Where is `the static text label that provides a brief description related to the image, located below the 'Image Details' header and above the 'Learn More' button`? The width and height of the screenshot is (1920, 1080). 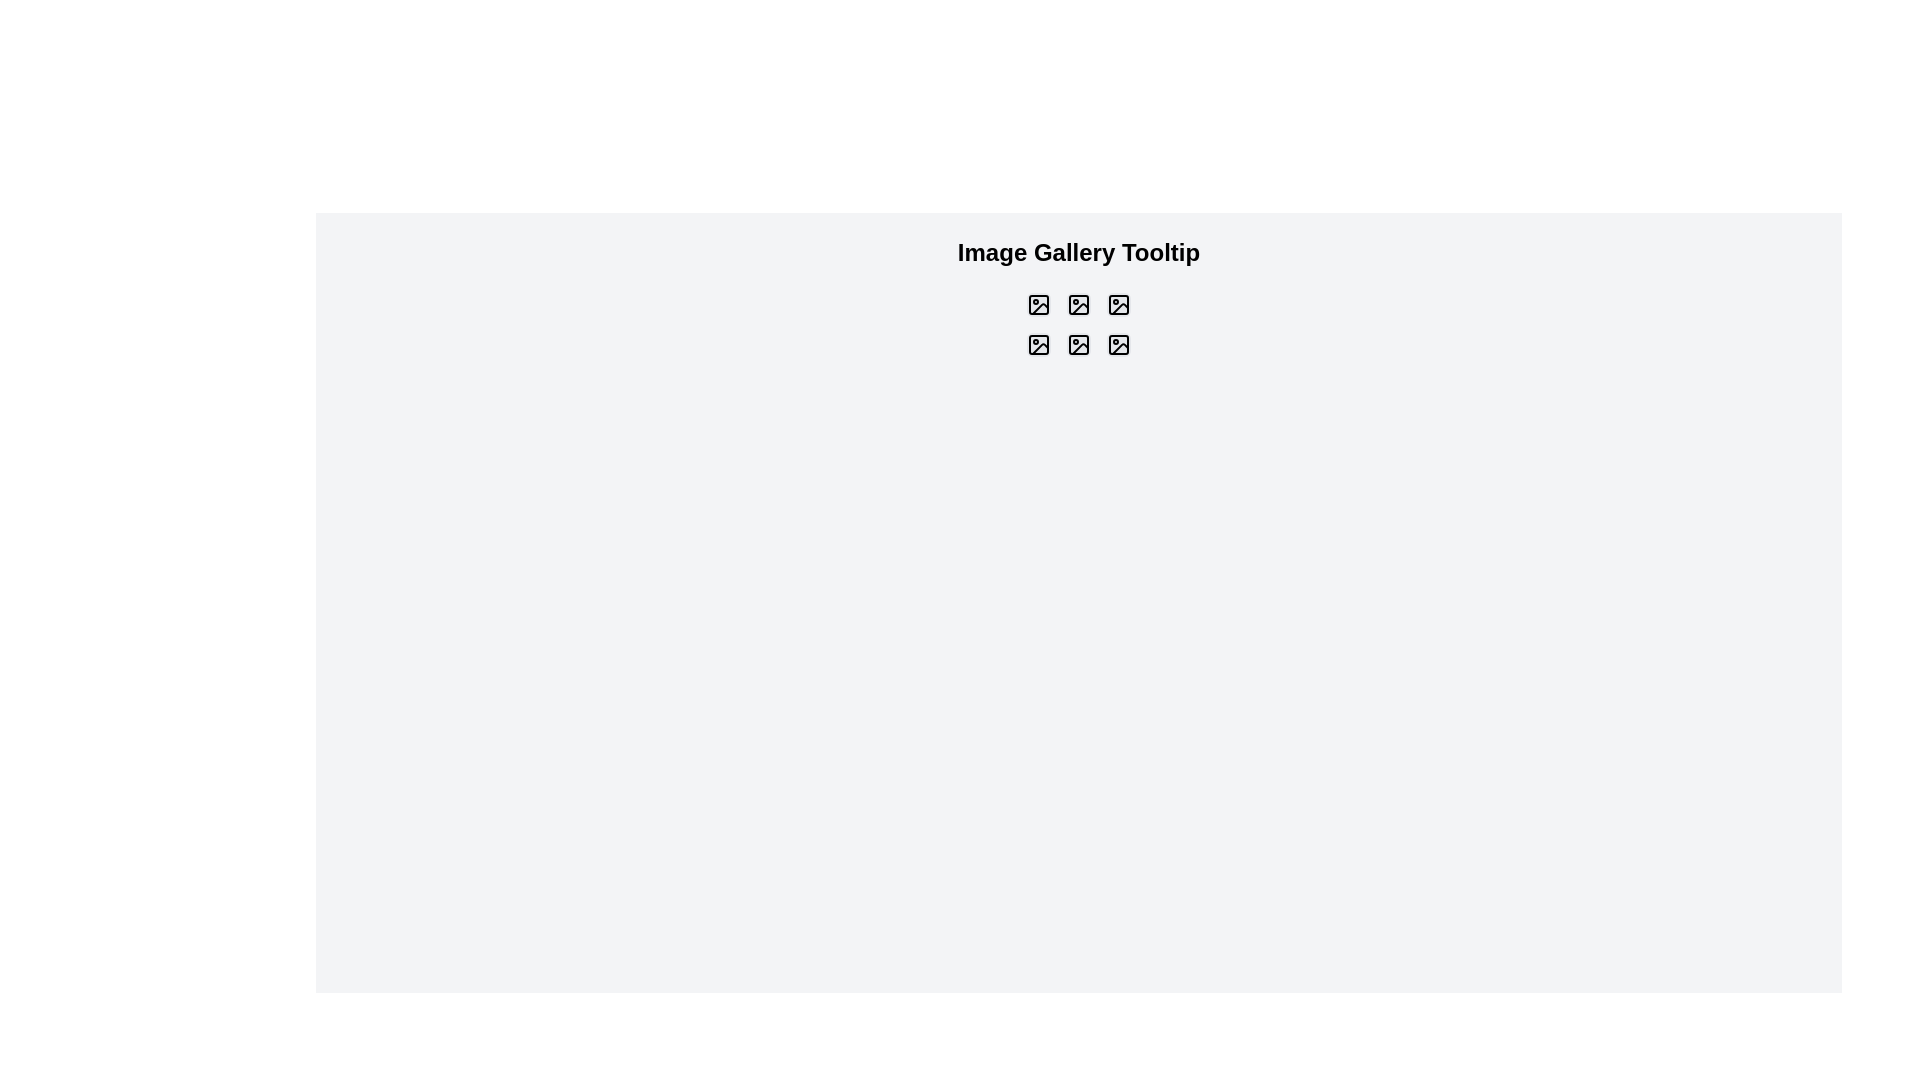 the static text label that provides a brief description related to the image, located below the 'Image Details' header and above the 'Learn More' button is located at coordinates (1078, 335).